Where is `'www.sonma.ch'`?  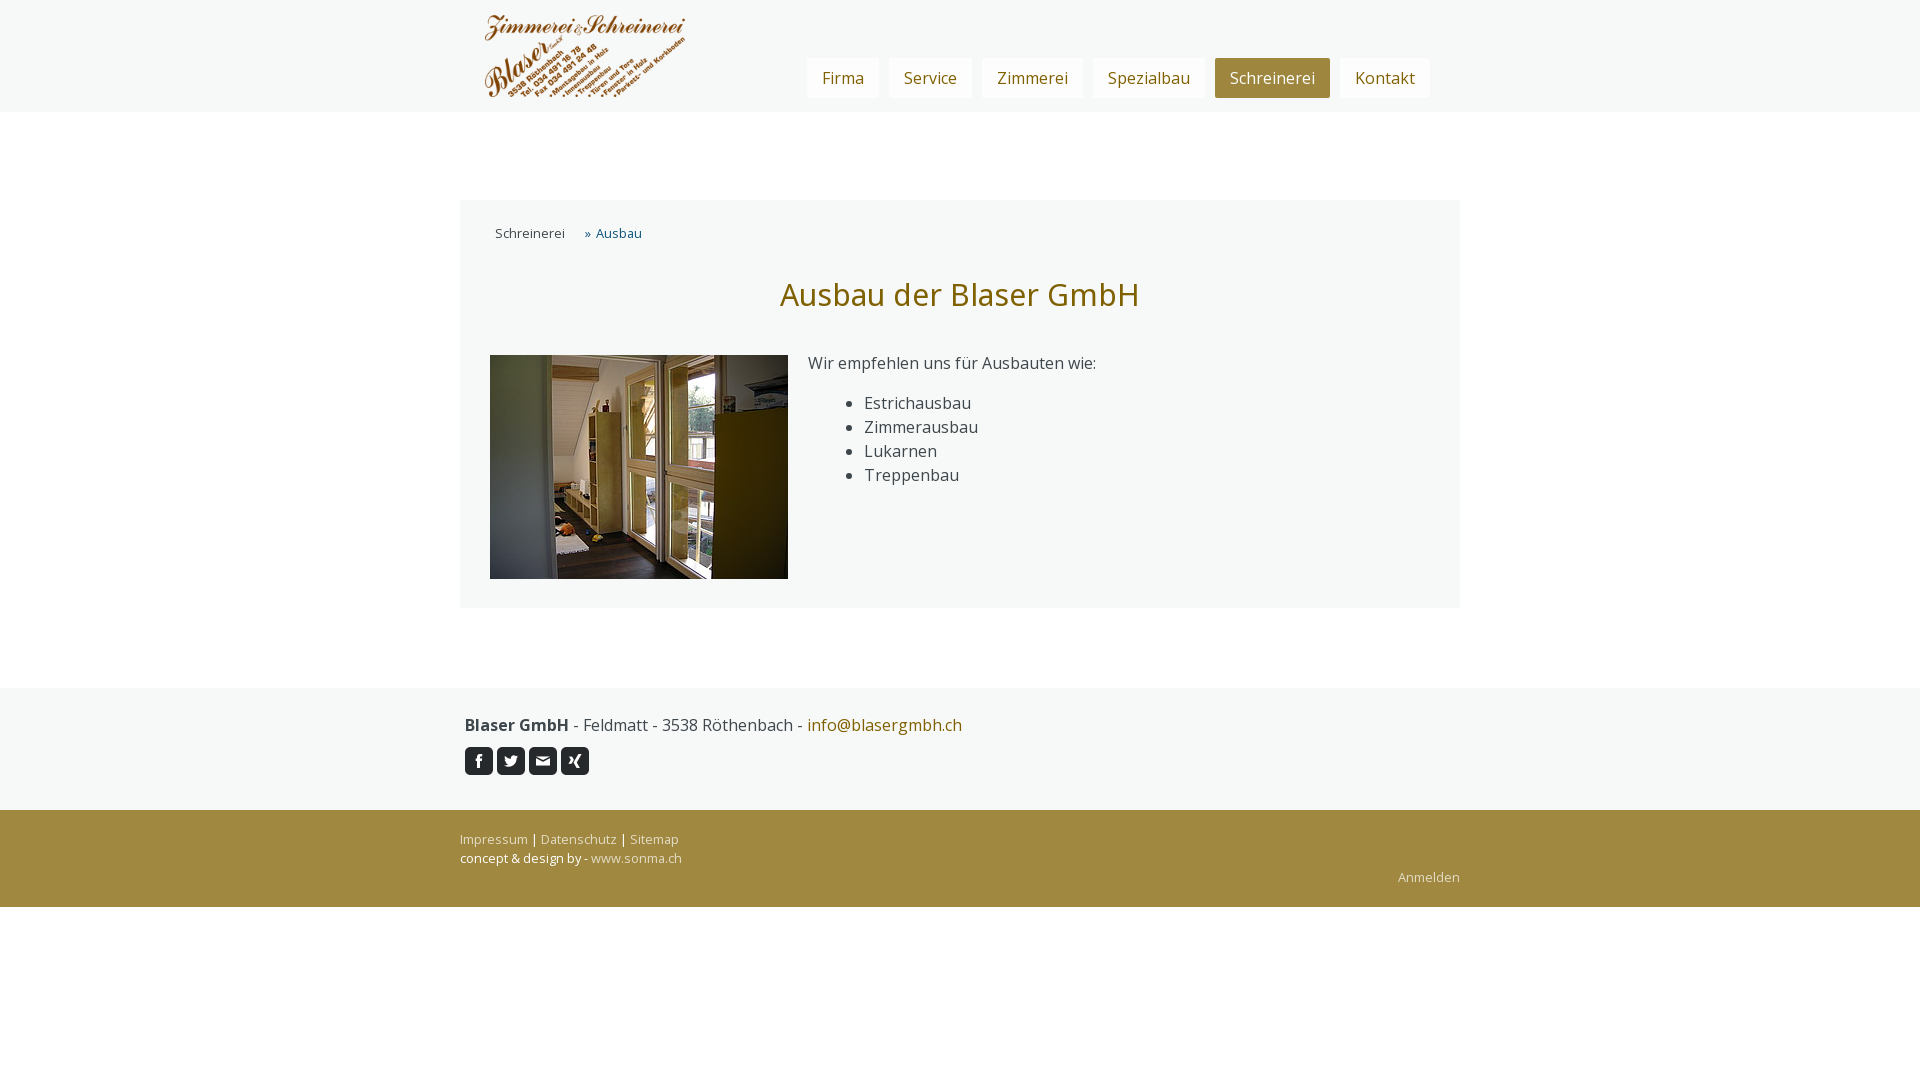
'www.sonma.ch' is located at coordinates (635, 856).